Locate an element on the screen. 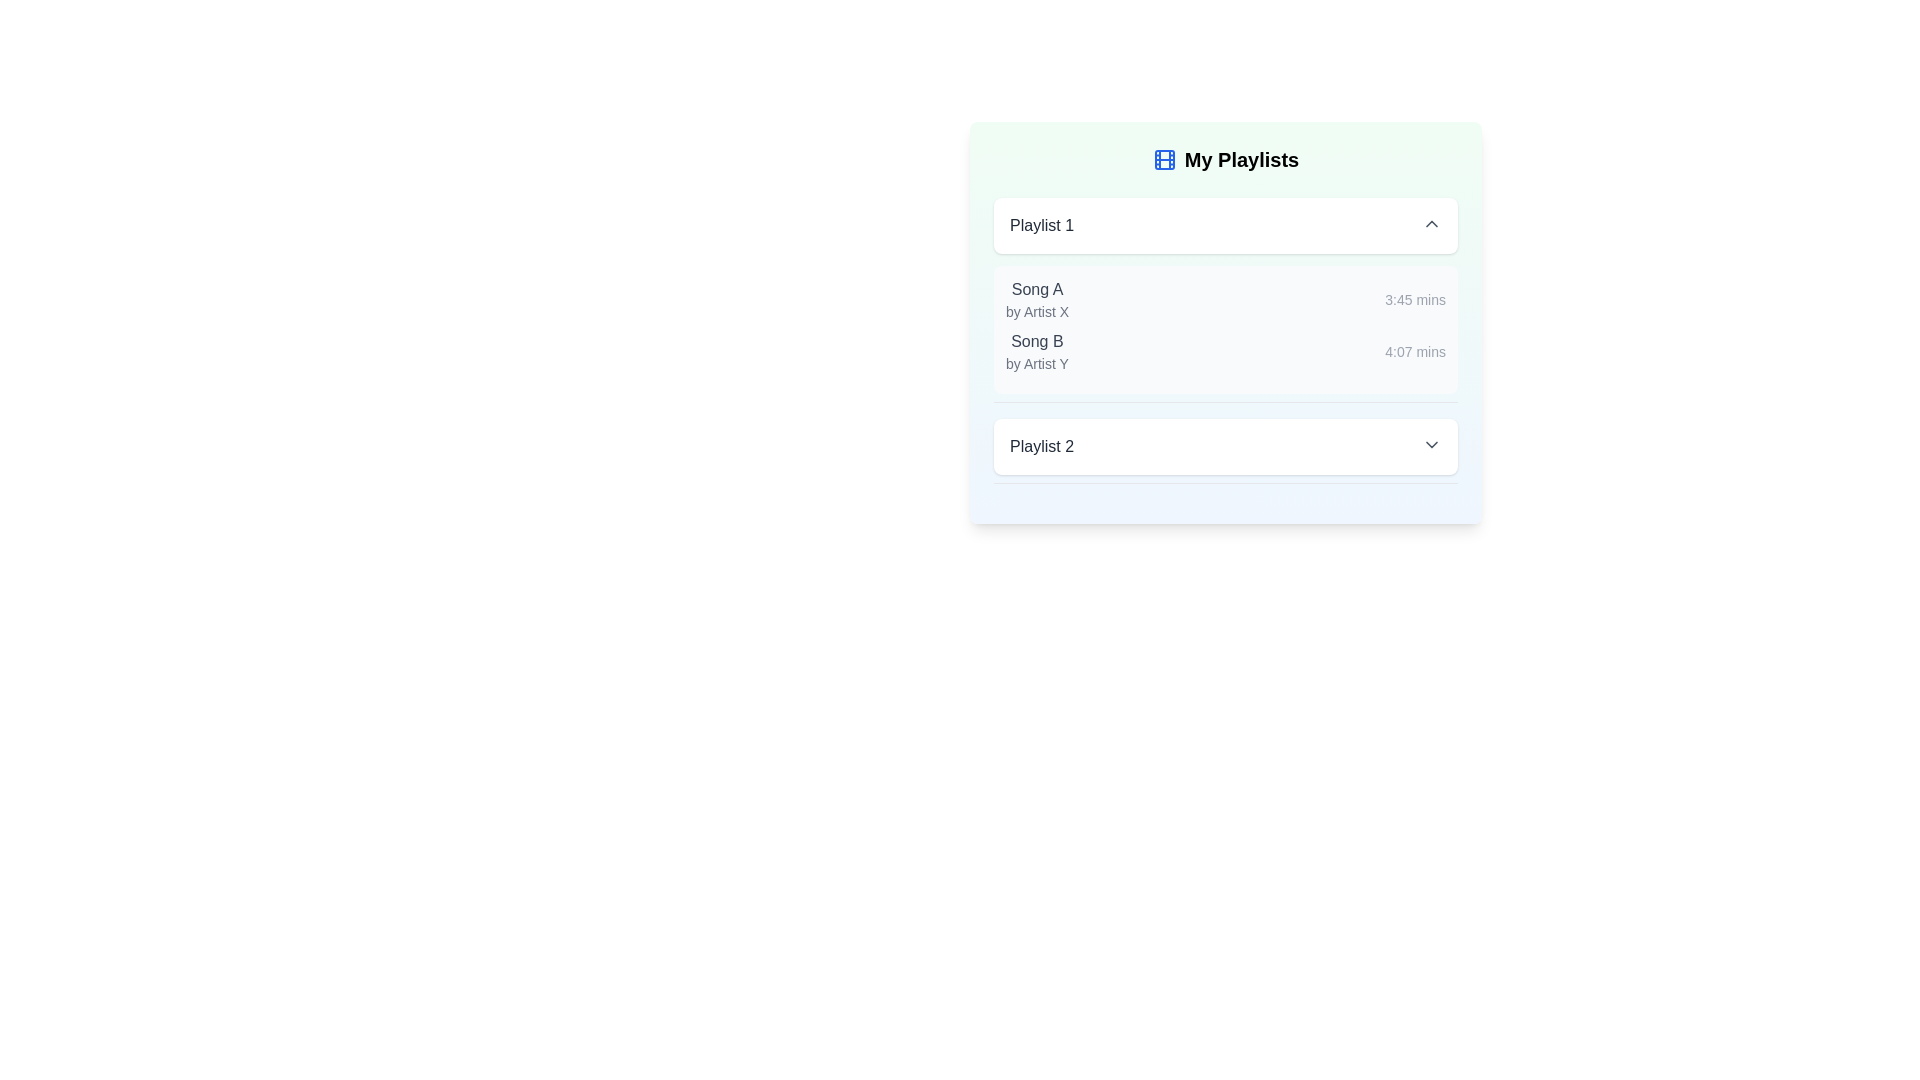 This screenshot has height=1080, width=1920. the film reel SVG icon located in the 'My Playlists' section is located at coordinates (1164, 158).